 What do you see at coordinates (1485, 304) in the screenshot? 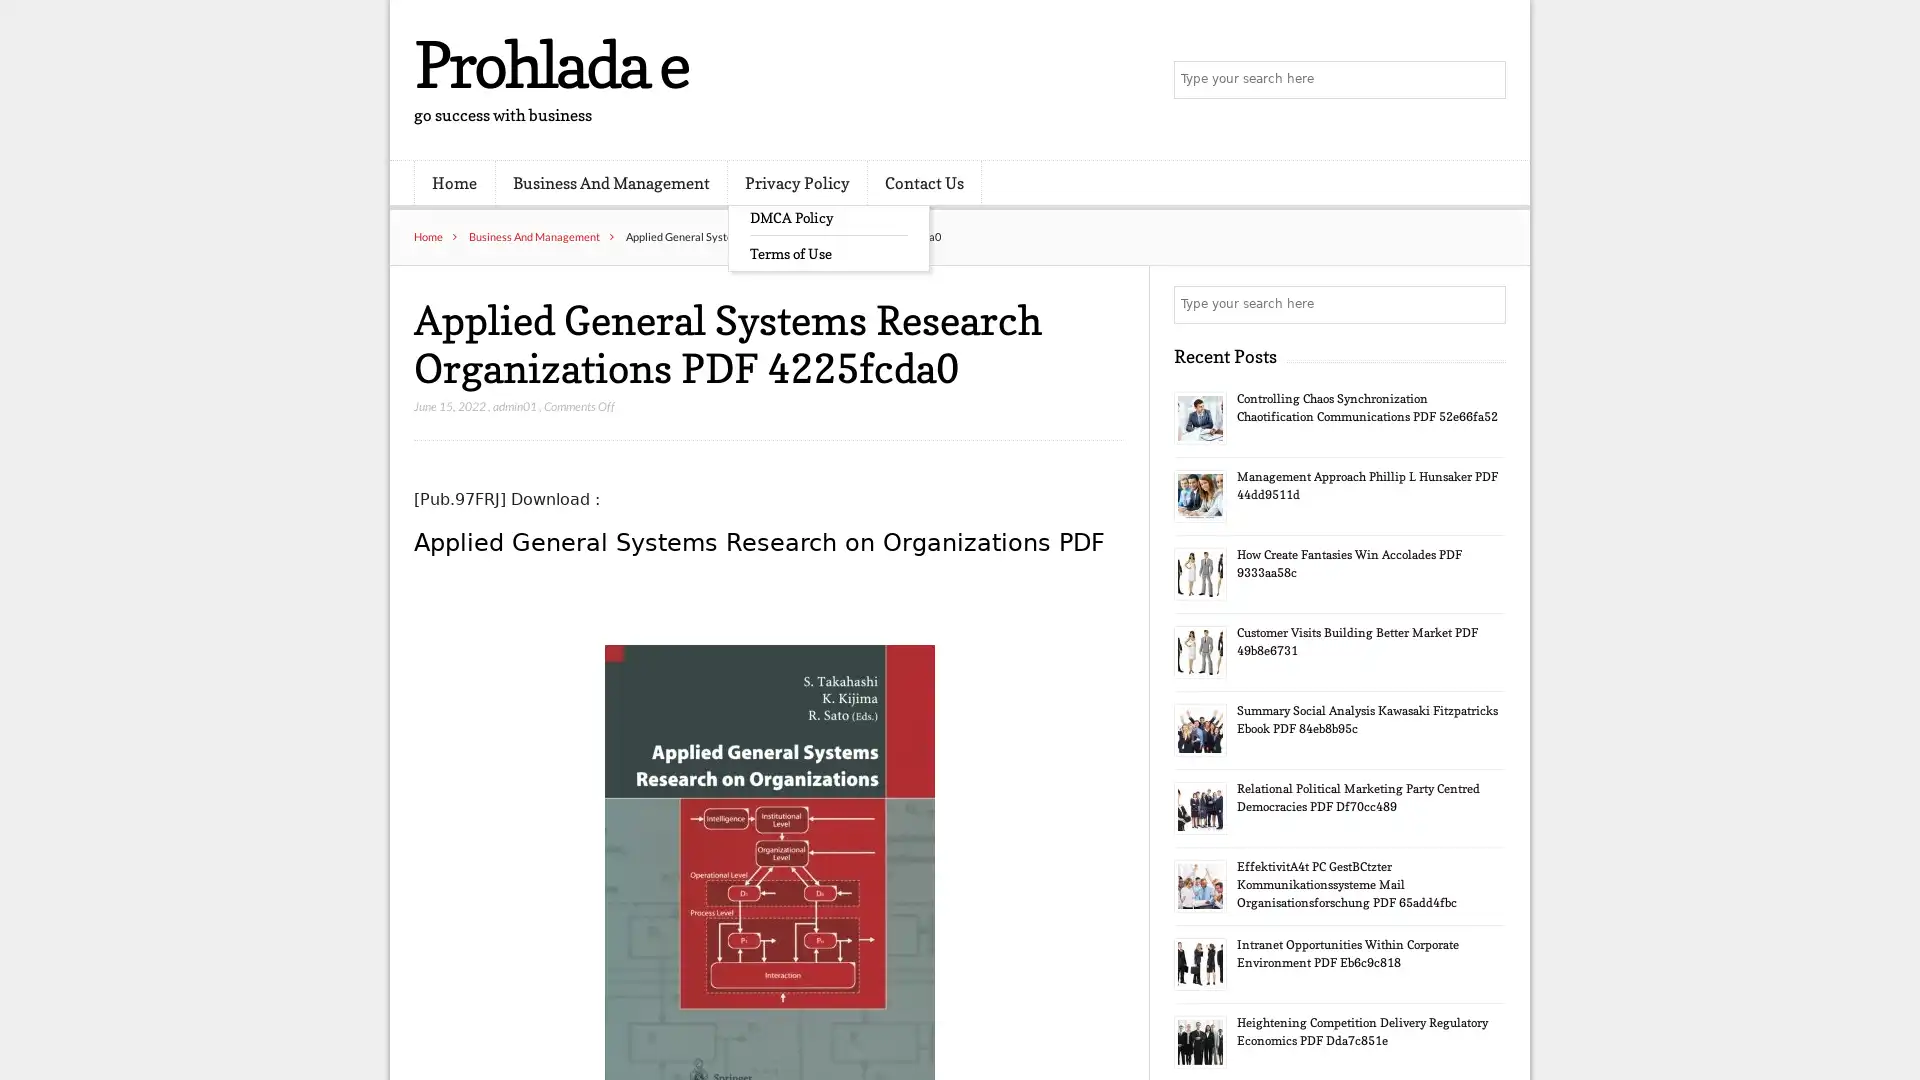
I see `Search` at bounding box center [1485, 304].